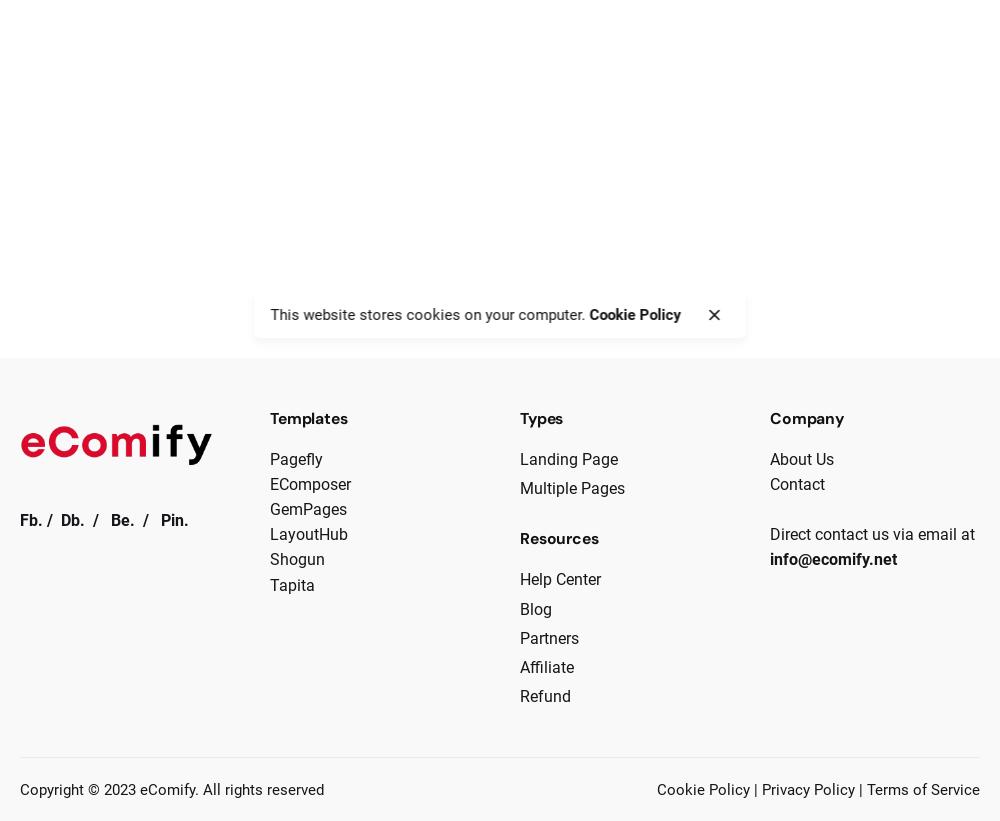 This screenshot has width=1000, height=821. Describe the element at coordinates (175, 520) in the screenshot. I see `'Pin.'` at that location.